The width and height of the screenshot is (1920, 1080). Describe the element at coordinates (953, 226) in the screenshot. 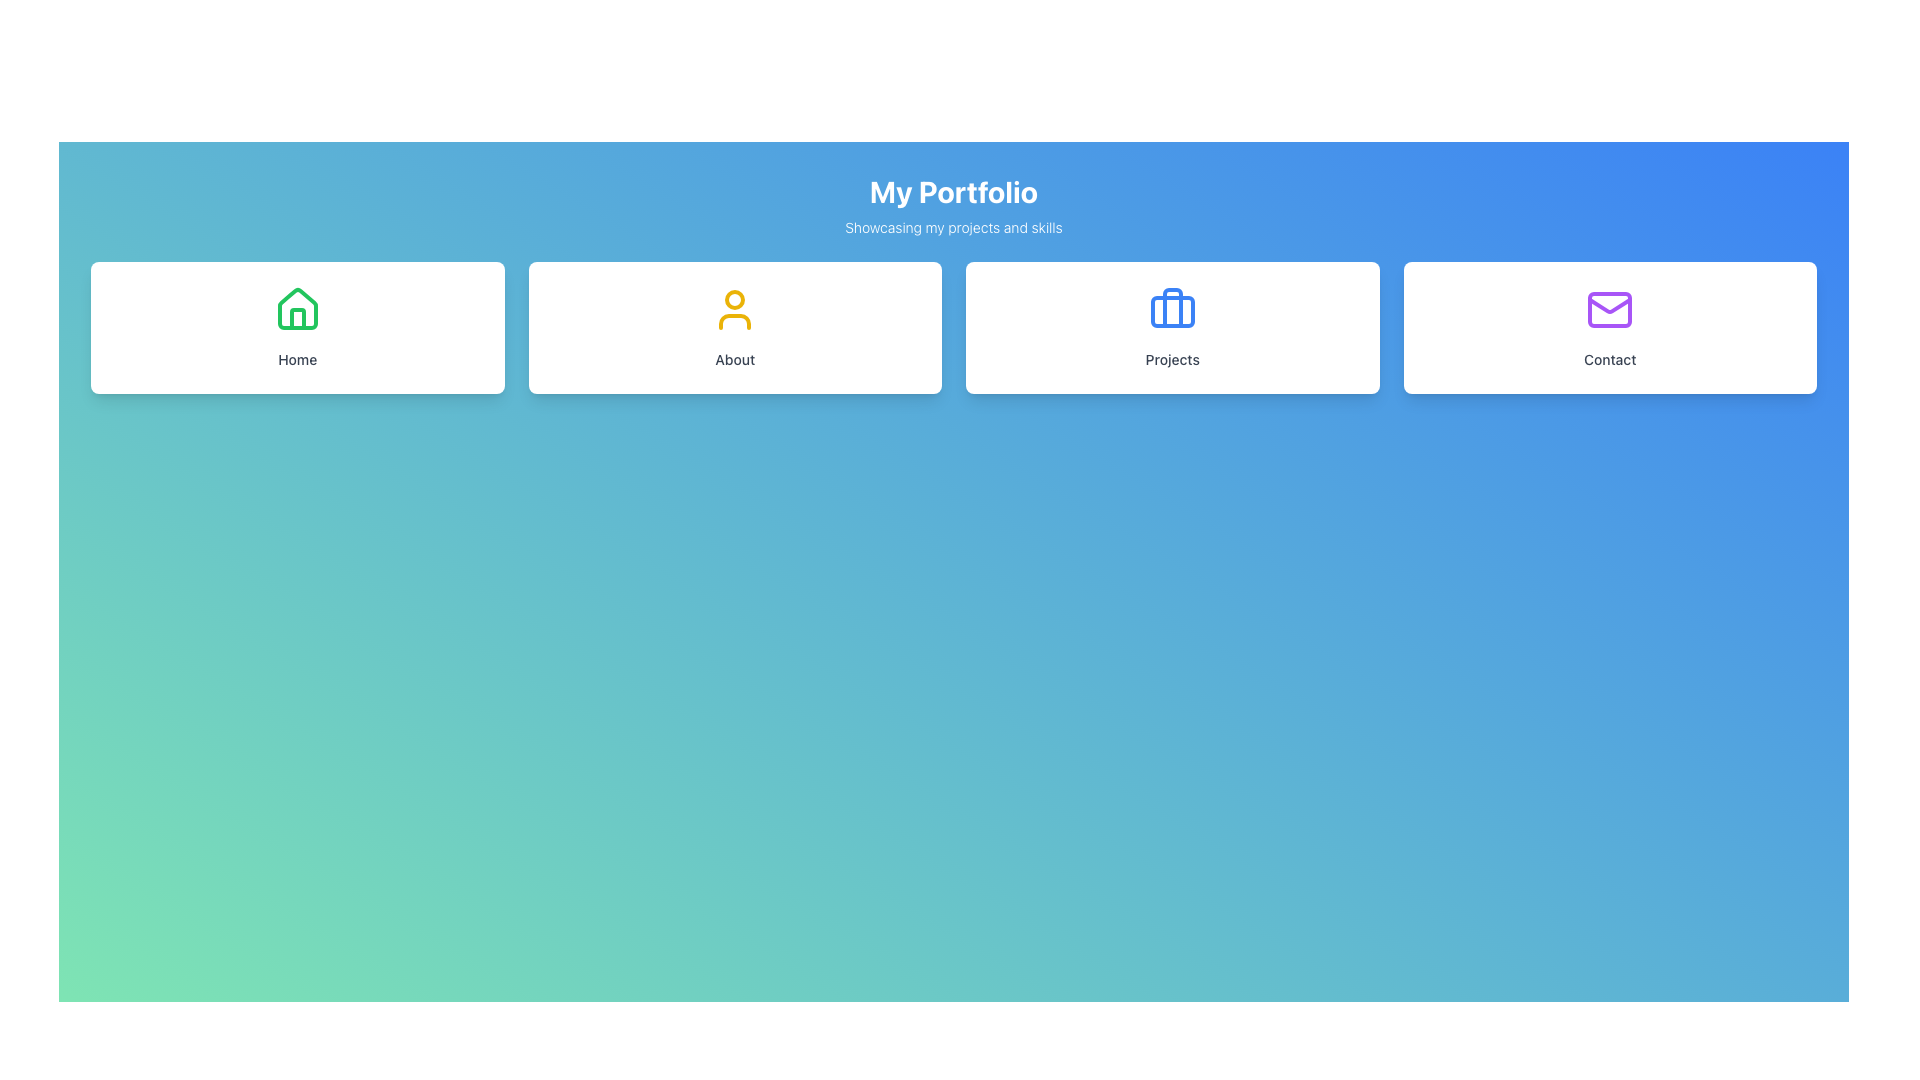

I see `text element containing 'Showcasing my projects and skills.' which is styled in a small font and positioned below the title 'My Portfolio.'` at that location.